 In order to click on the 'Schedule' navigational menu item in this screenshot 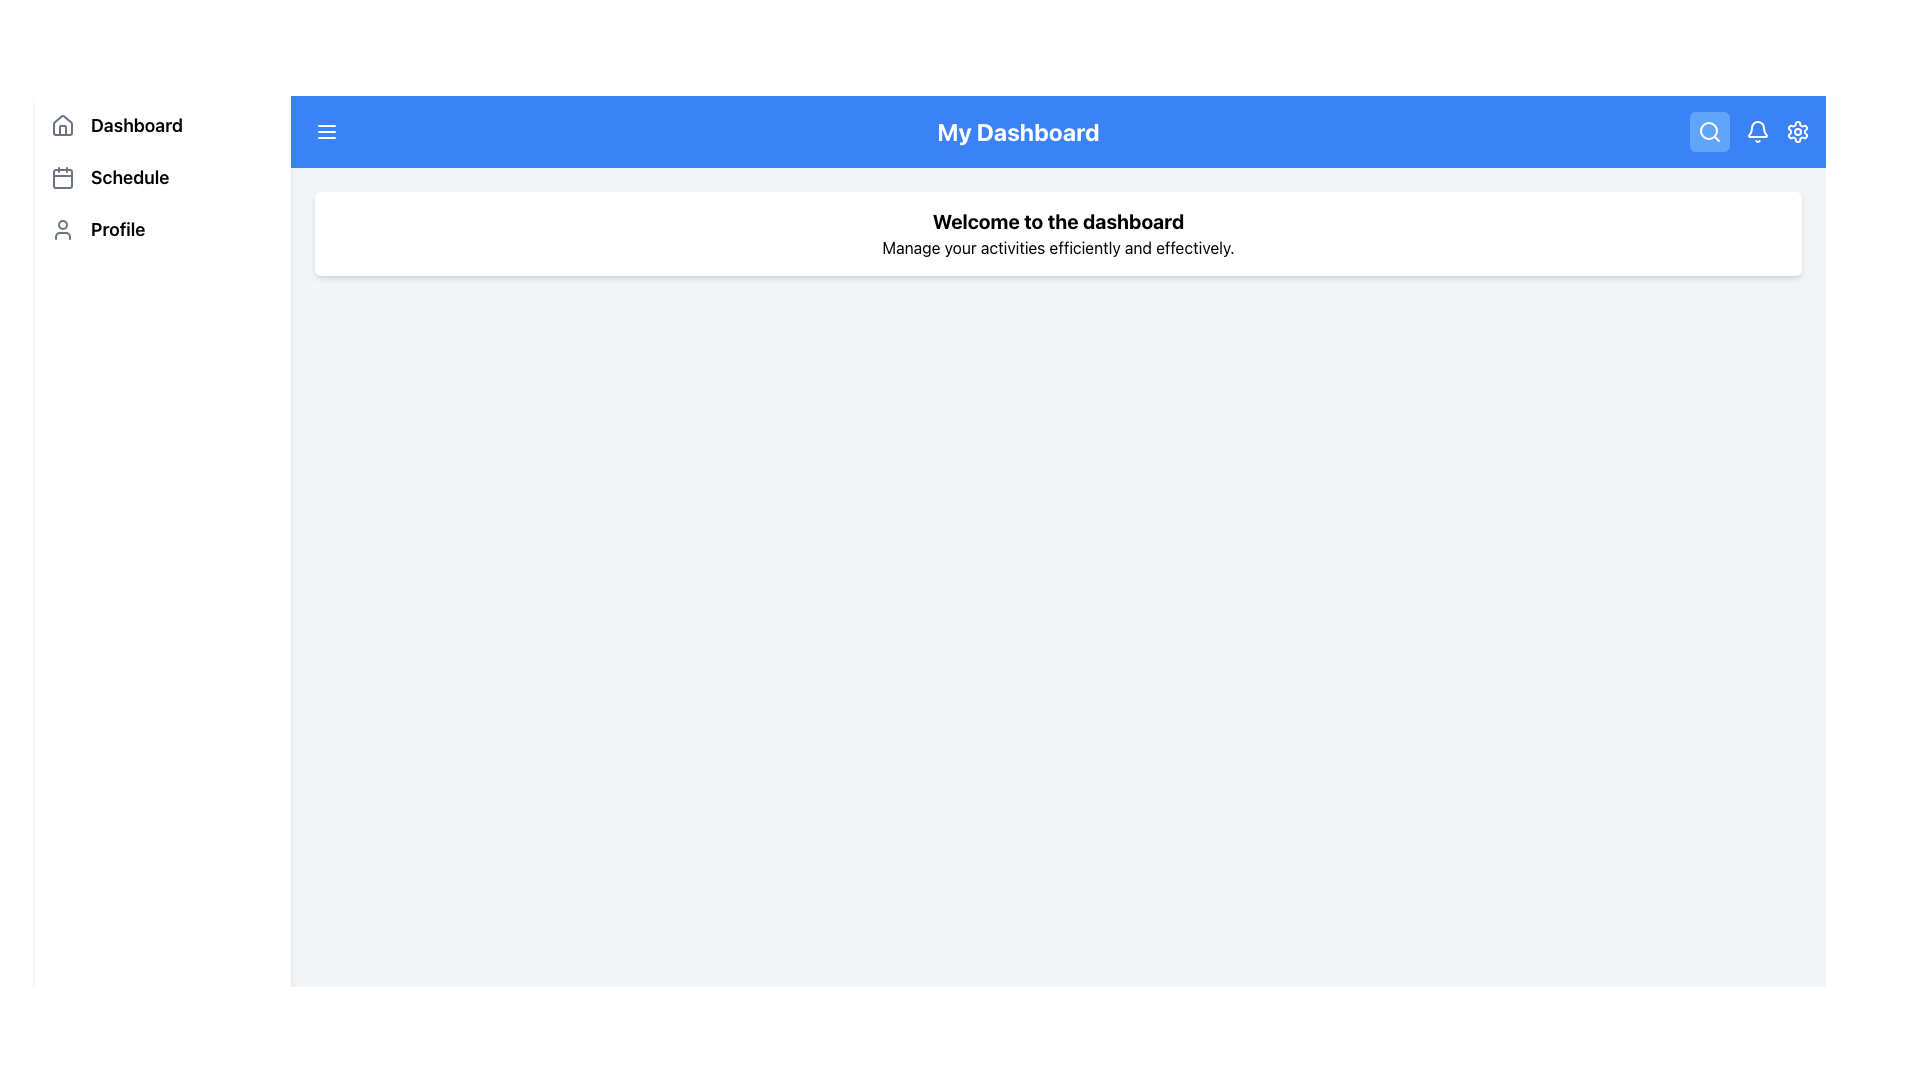, I will do `click(163, 176)`.